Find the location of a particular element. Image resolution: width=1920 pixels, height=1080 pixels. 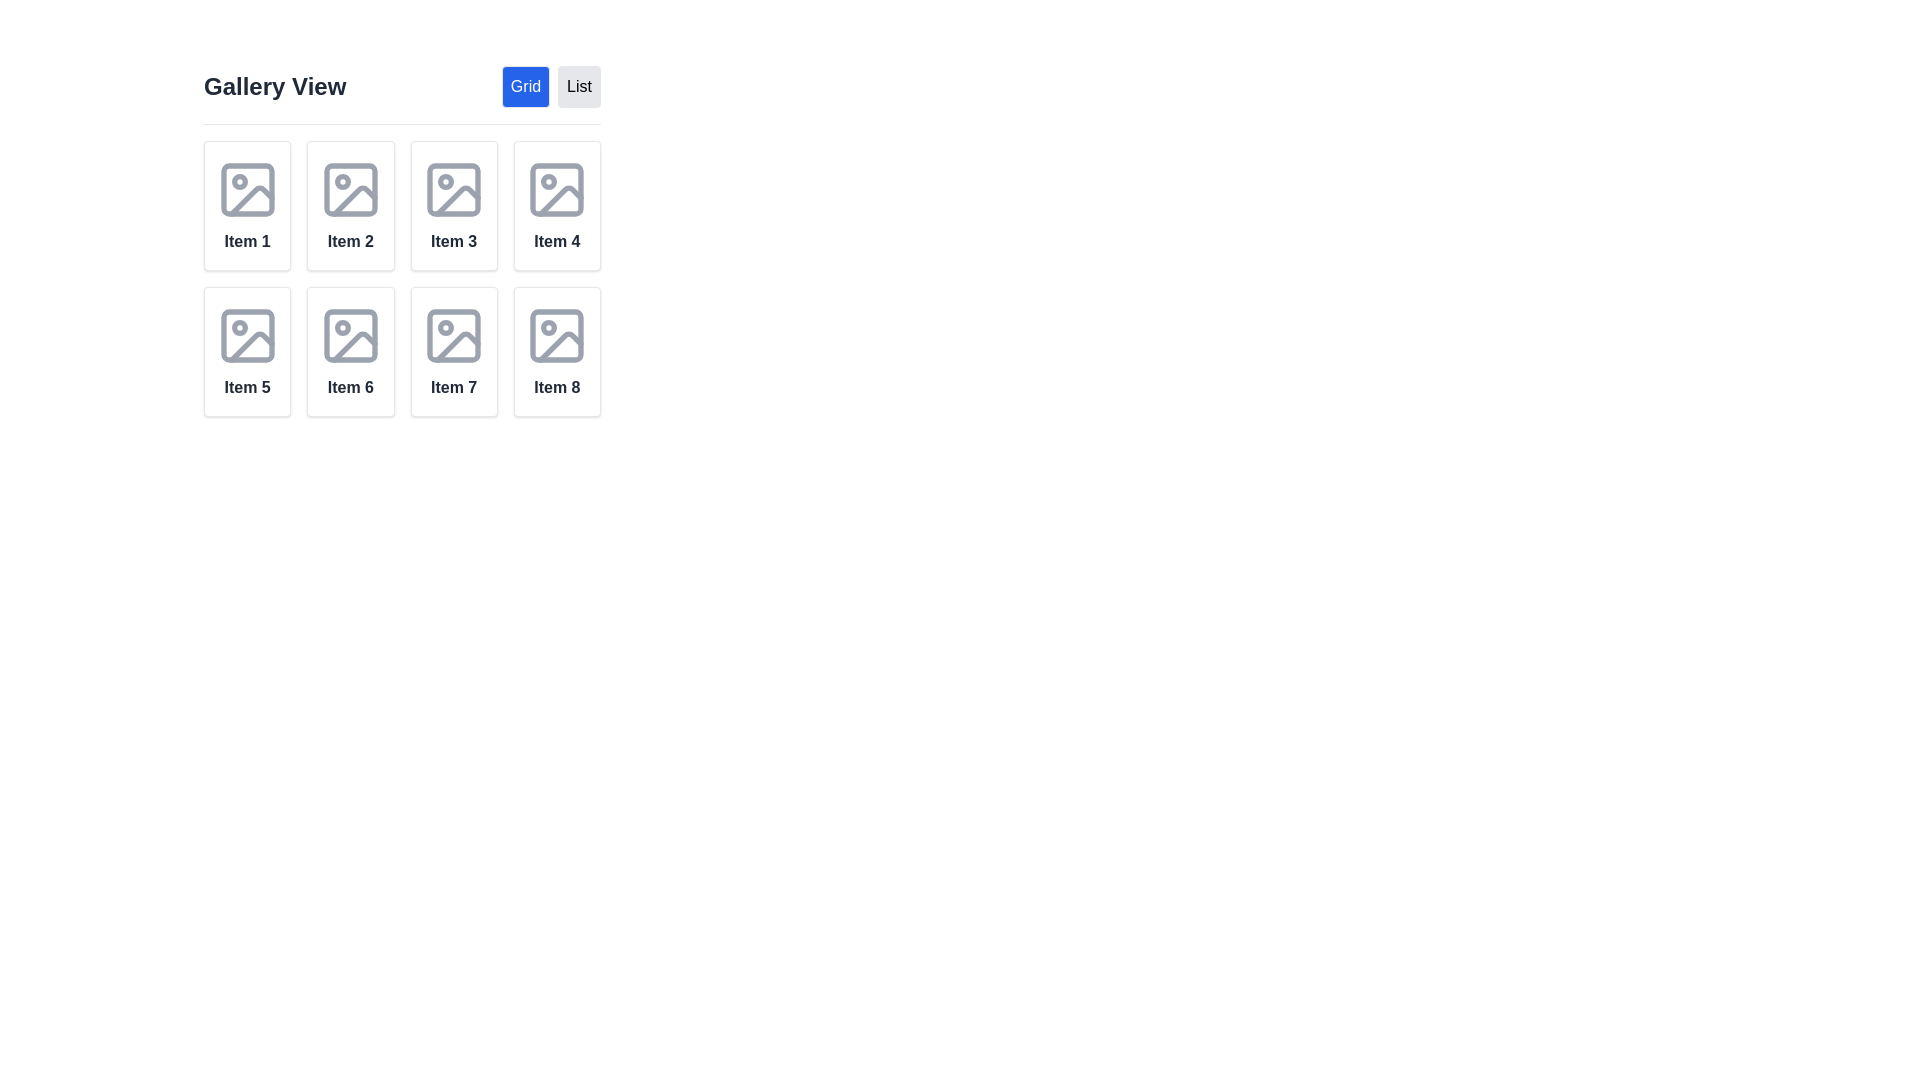

the small rectangular frame with rounded corners located in the third grid item of the gallery view, which represents an image icon is located at coordinates (453, 189).